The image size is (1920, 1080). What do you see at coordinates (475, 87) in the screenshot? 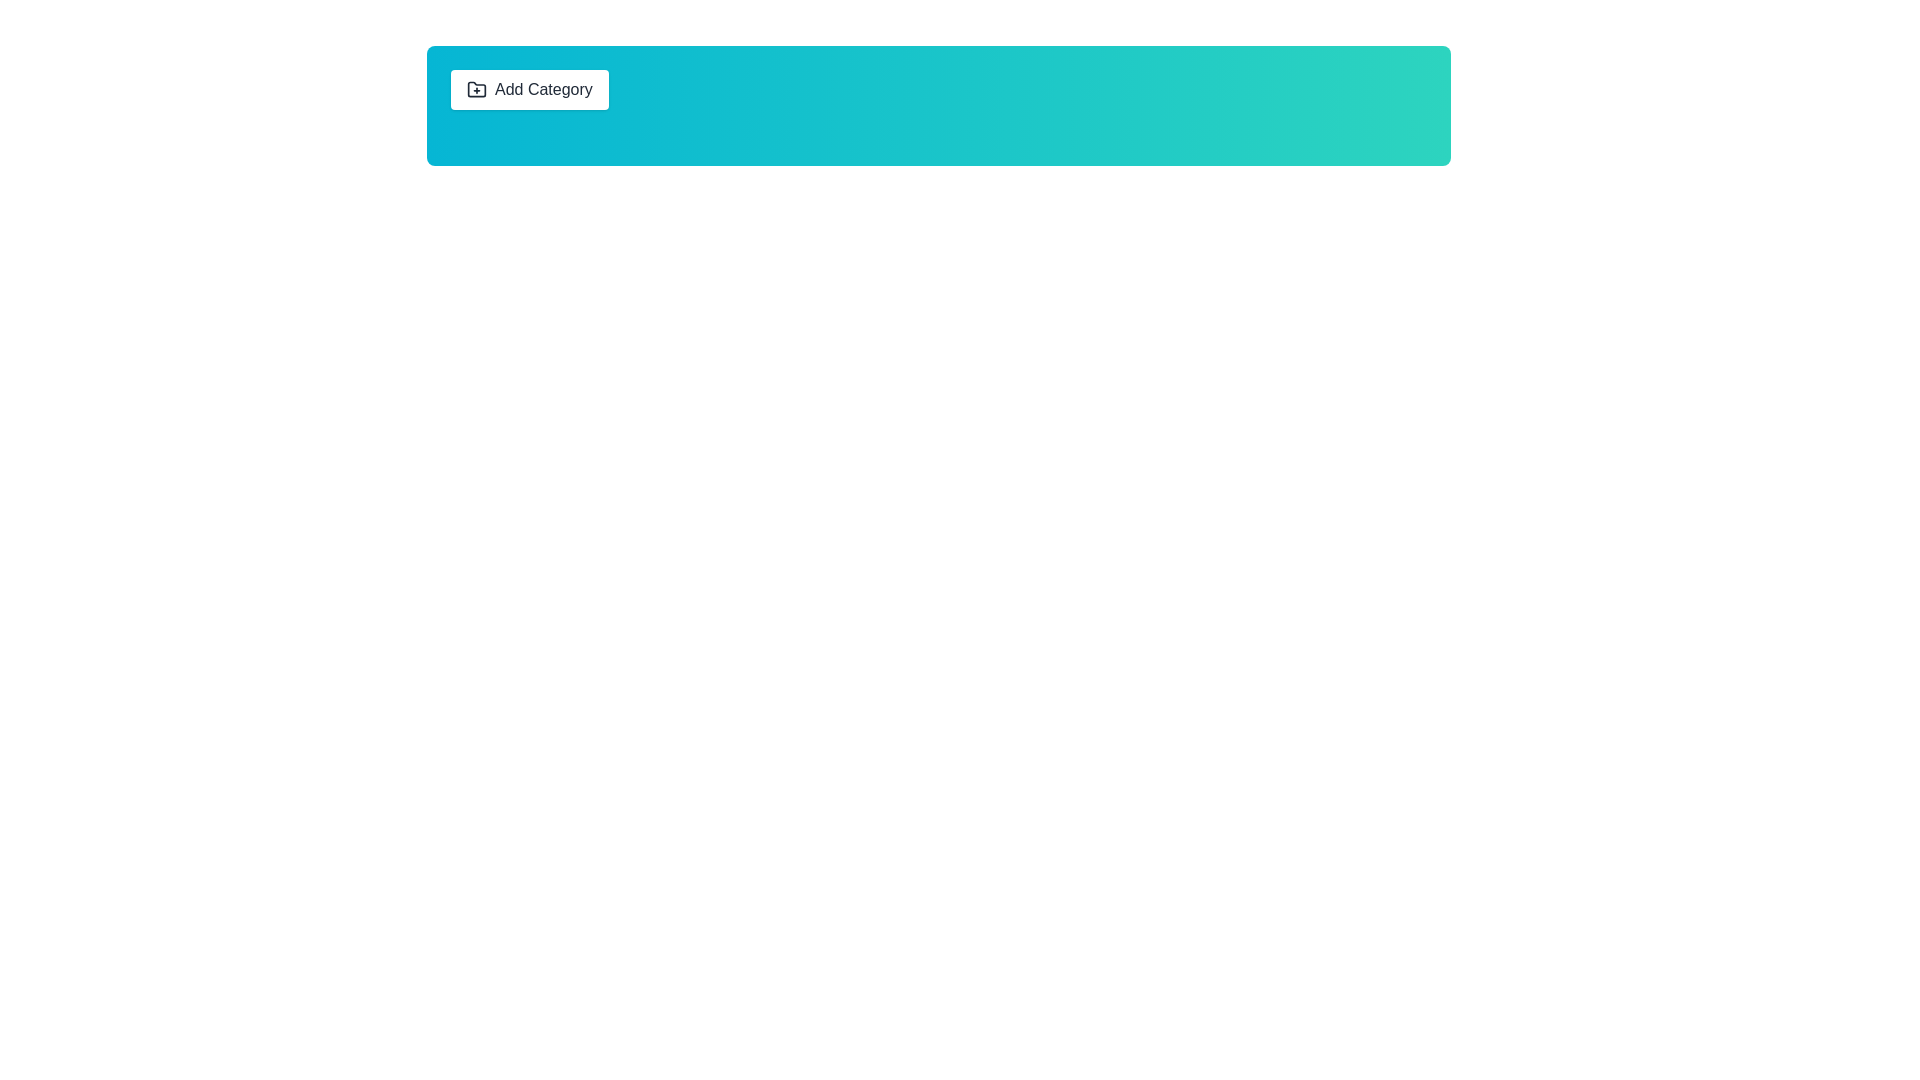
I see `the Icon (SVG graphic) located to the left of the 'Add Category' text within a rounded rectangular button in the top center of the interface` at bounding box center [475, 87].